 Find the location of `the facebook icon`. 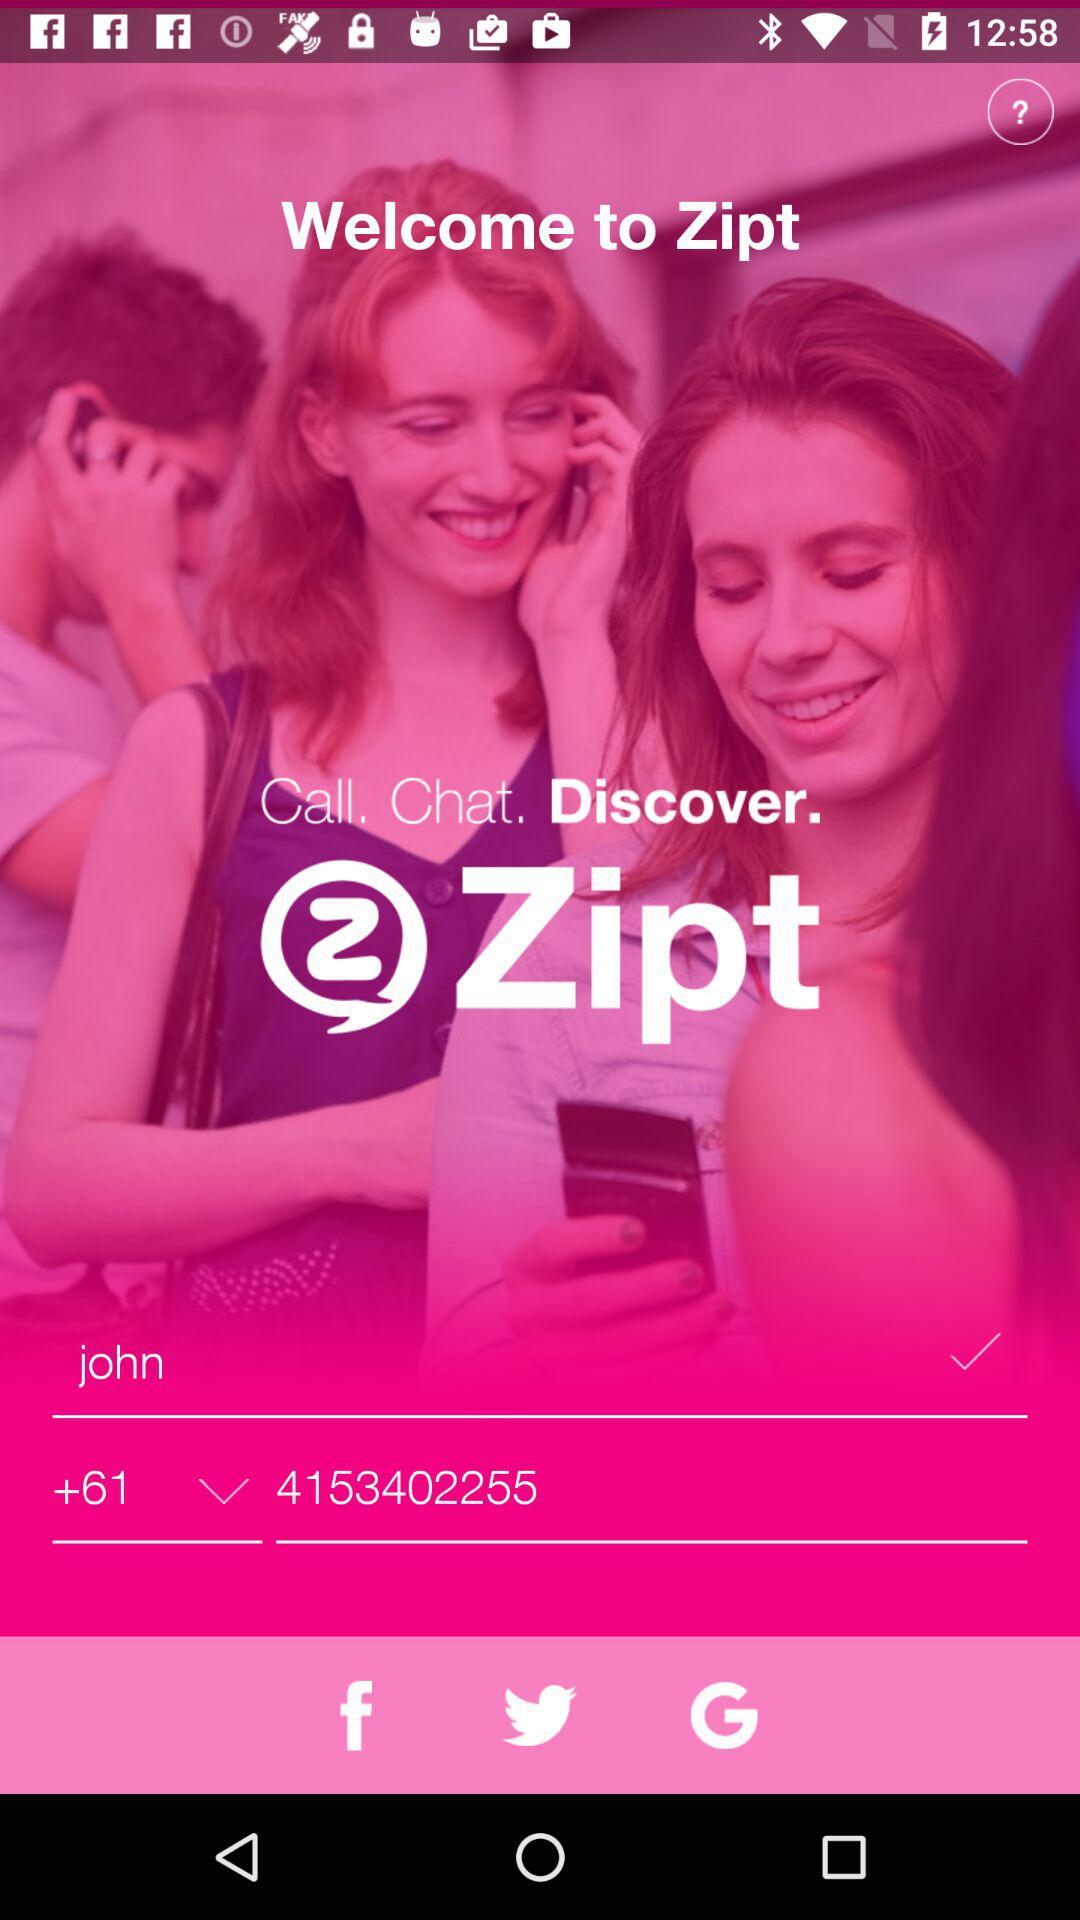

the facebook icon is located at coordinates (355, 1714).